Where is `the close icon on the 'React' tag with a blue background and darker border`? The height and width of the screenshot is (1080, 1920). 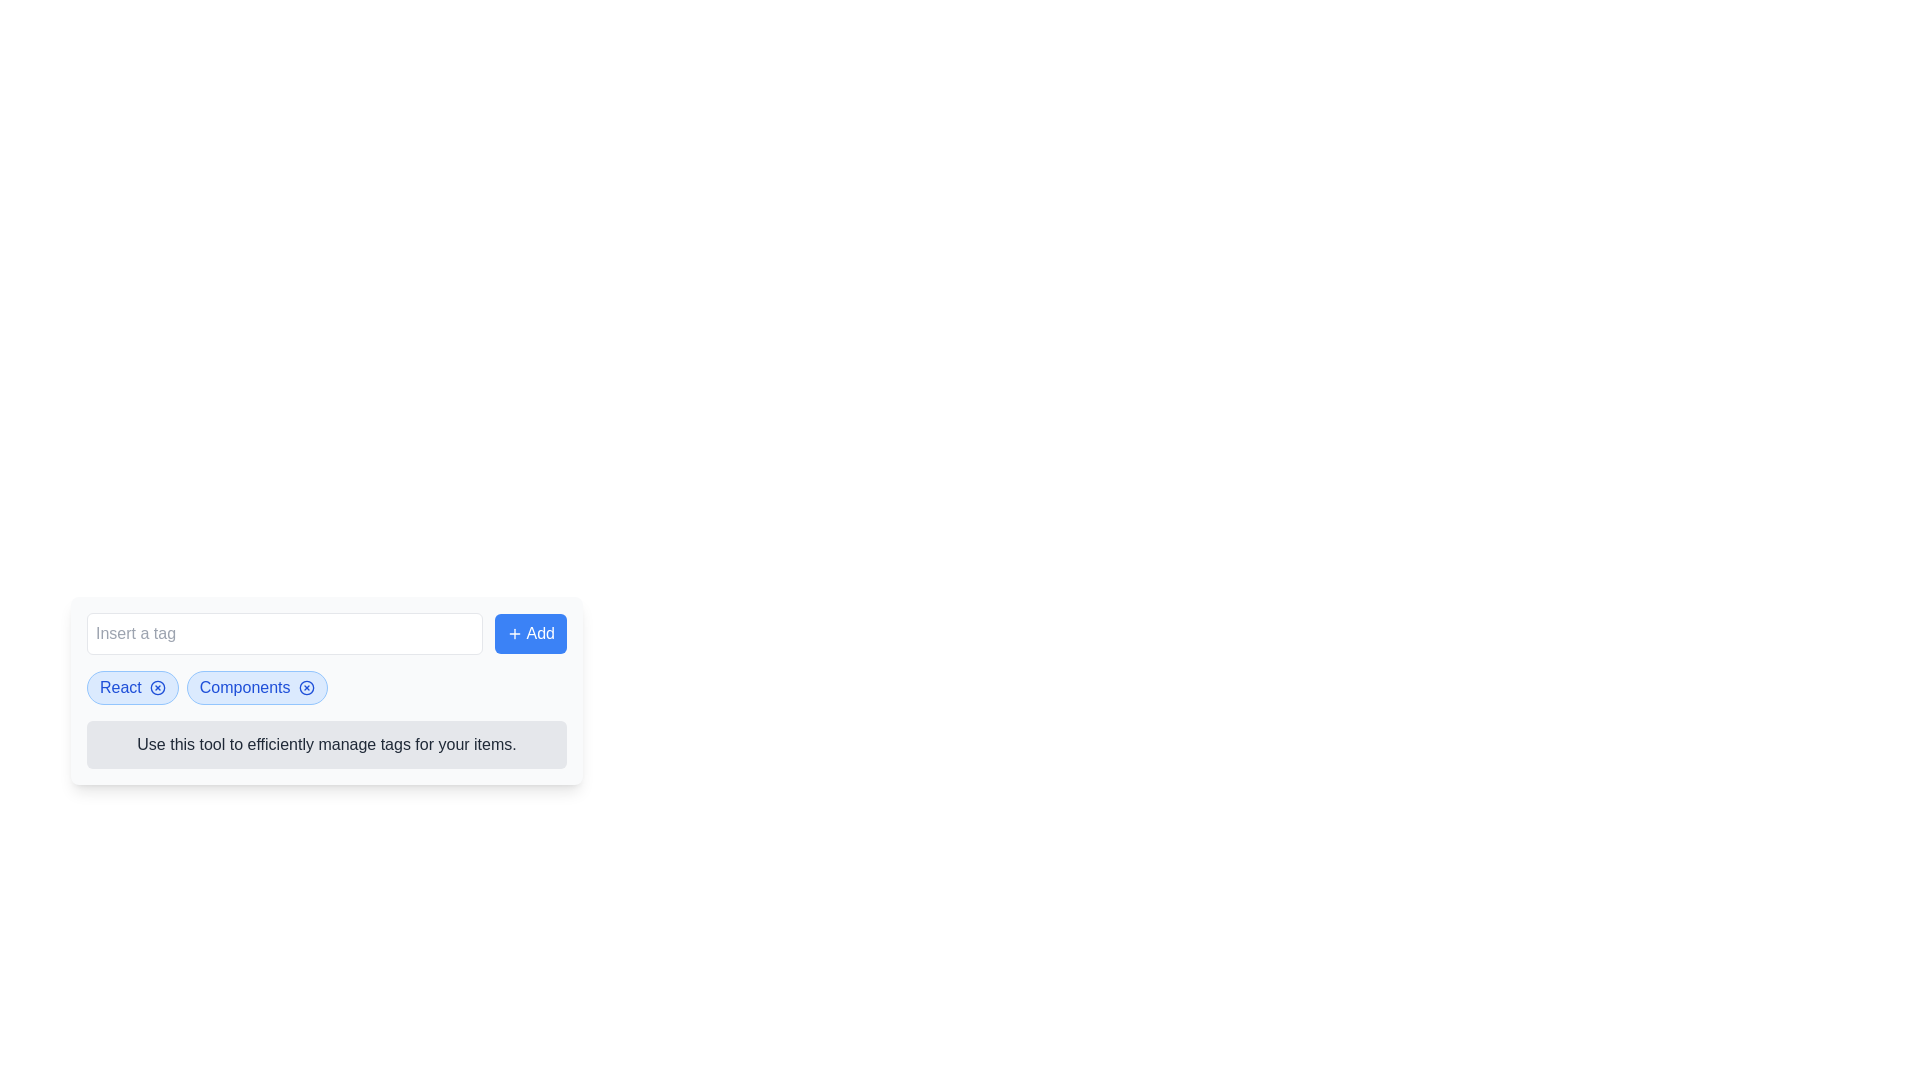 the close icon on the 'React' tag with a blue background and darker border is located at coordinates (131, 686).